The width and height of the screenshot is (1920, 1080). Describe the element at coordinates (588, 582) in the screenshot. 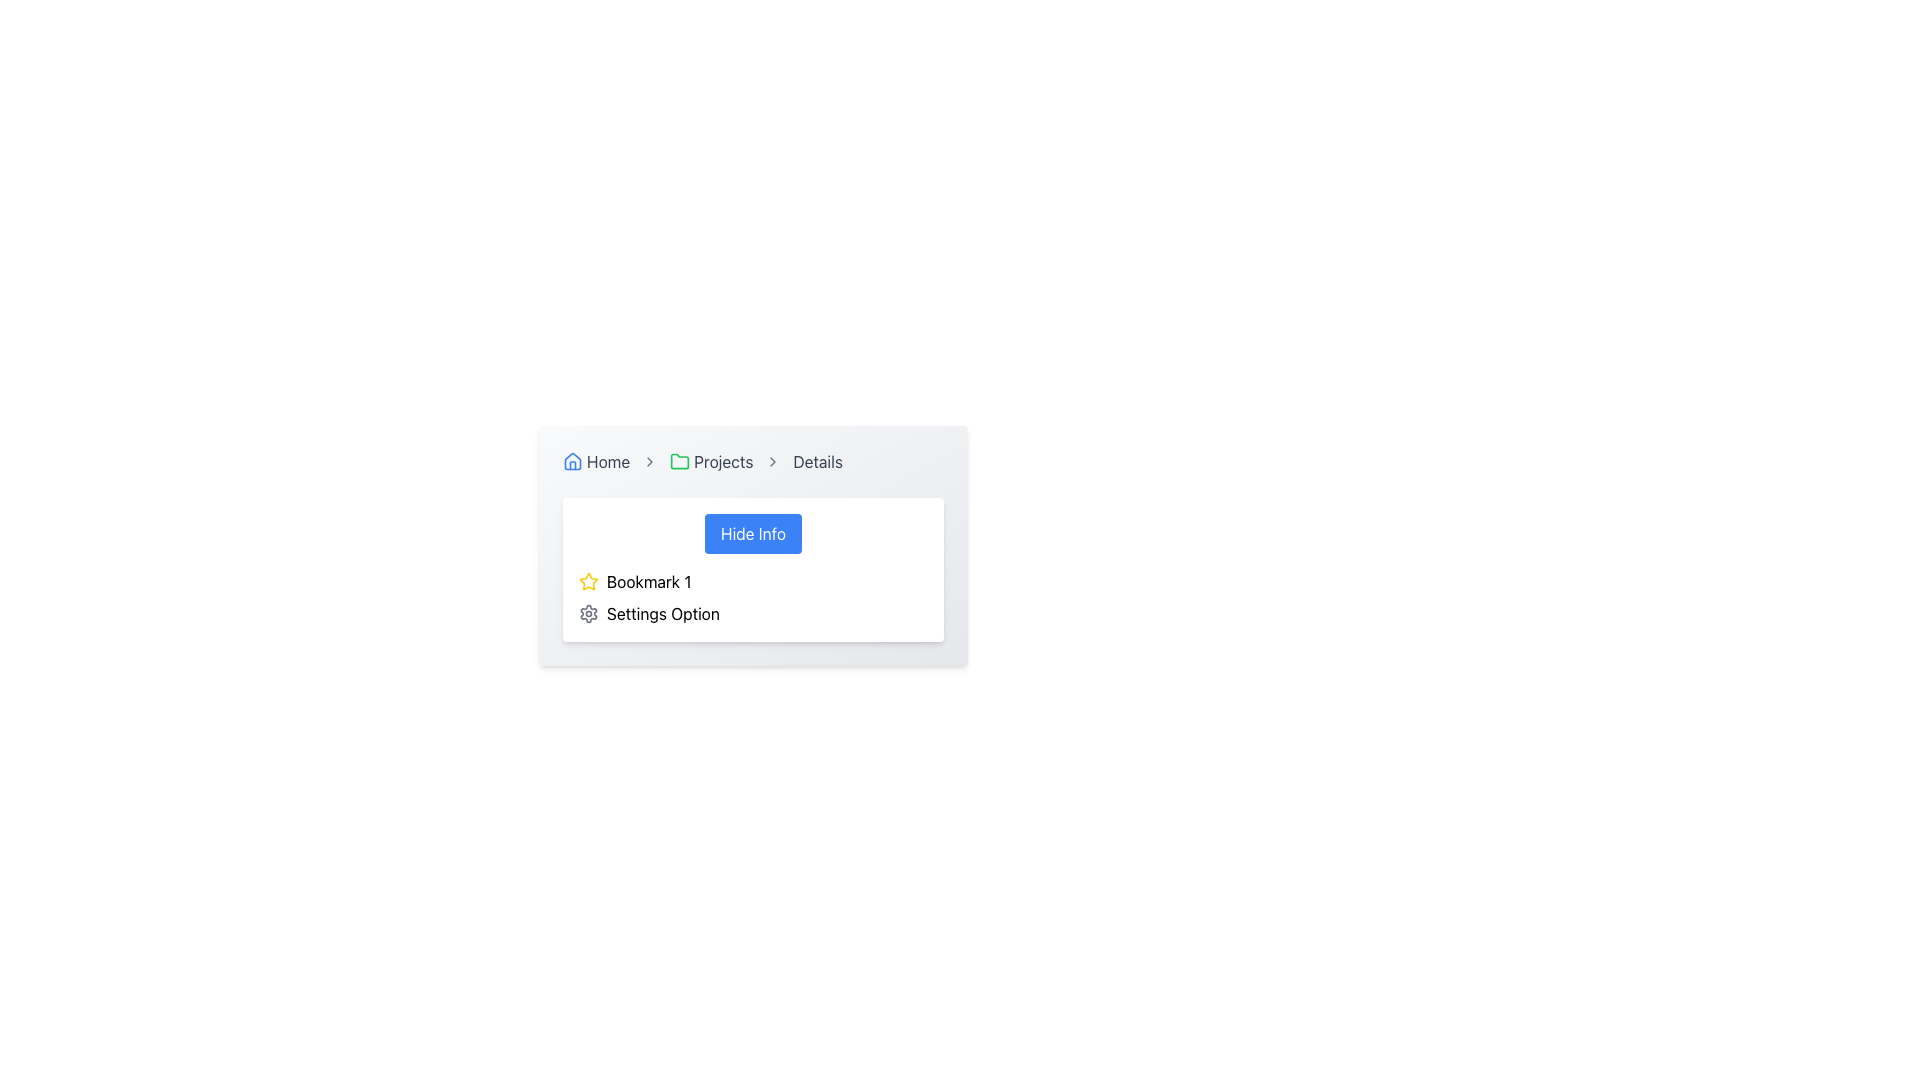

I see `the star icon, which is the leftmost item in the rating system and located to the left of the text 'Bookmark 1'` at that location.